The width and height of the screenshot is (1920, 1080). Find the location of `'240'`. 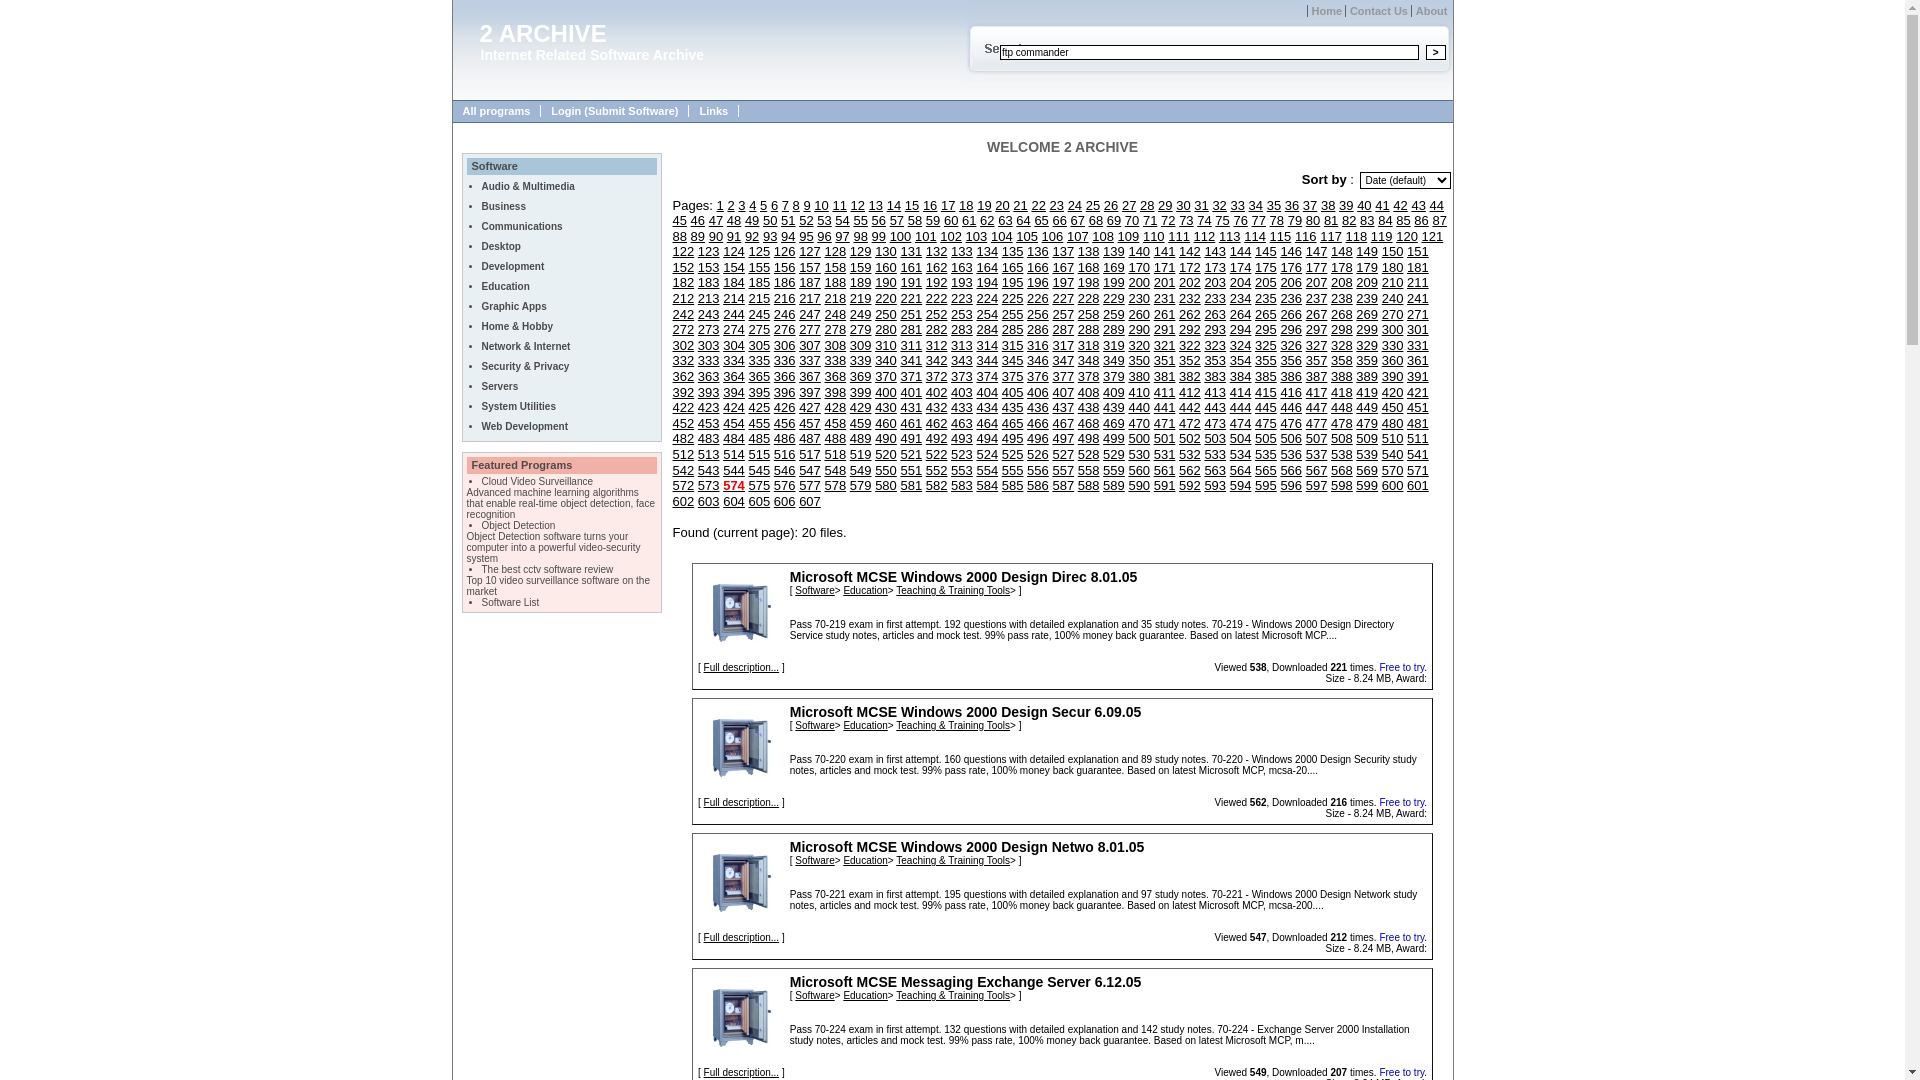

'240' is located at coordinates (1391, 298).